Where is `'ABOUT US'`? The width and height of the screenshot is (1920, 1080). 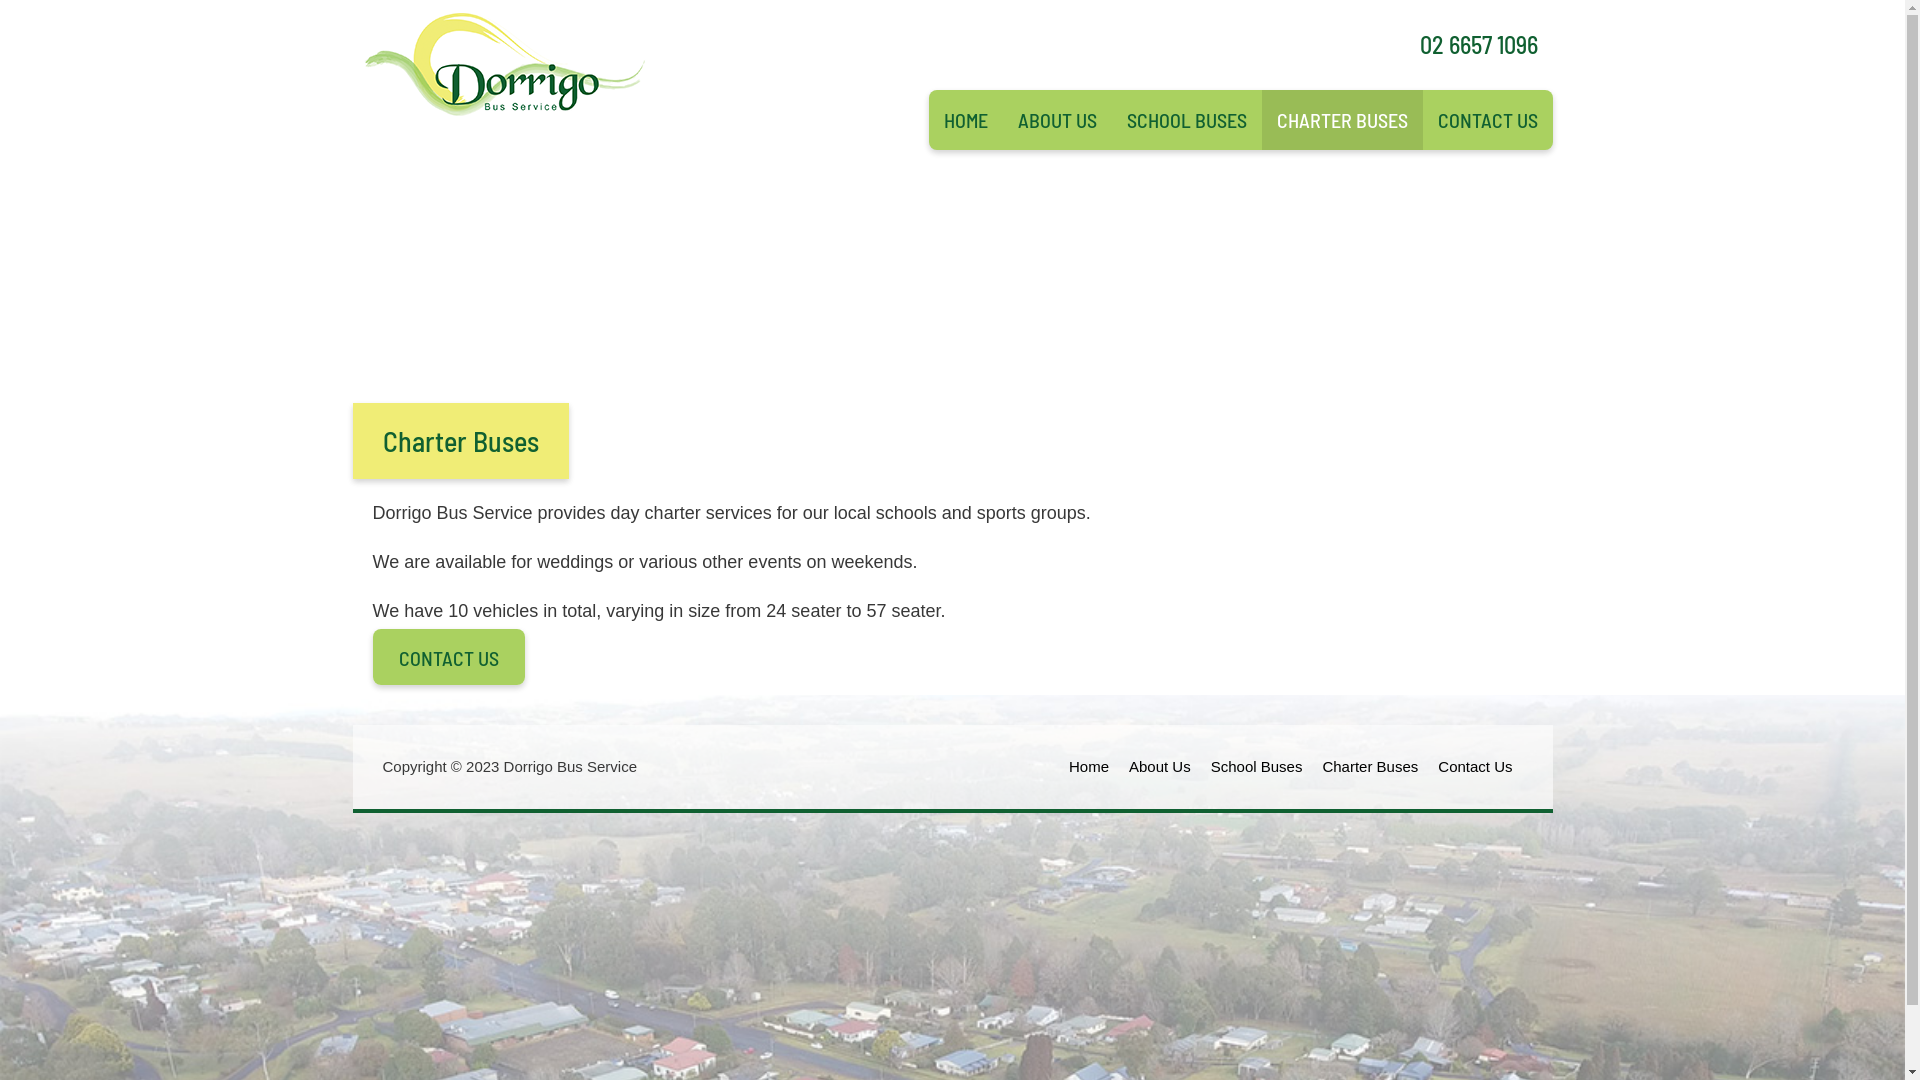 'ABOUT US' is located at coordinates (1055, 119).